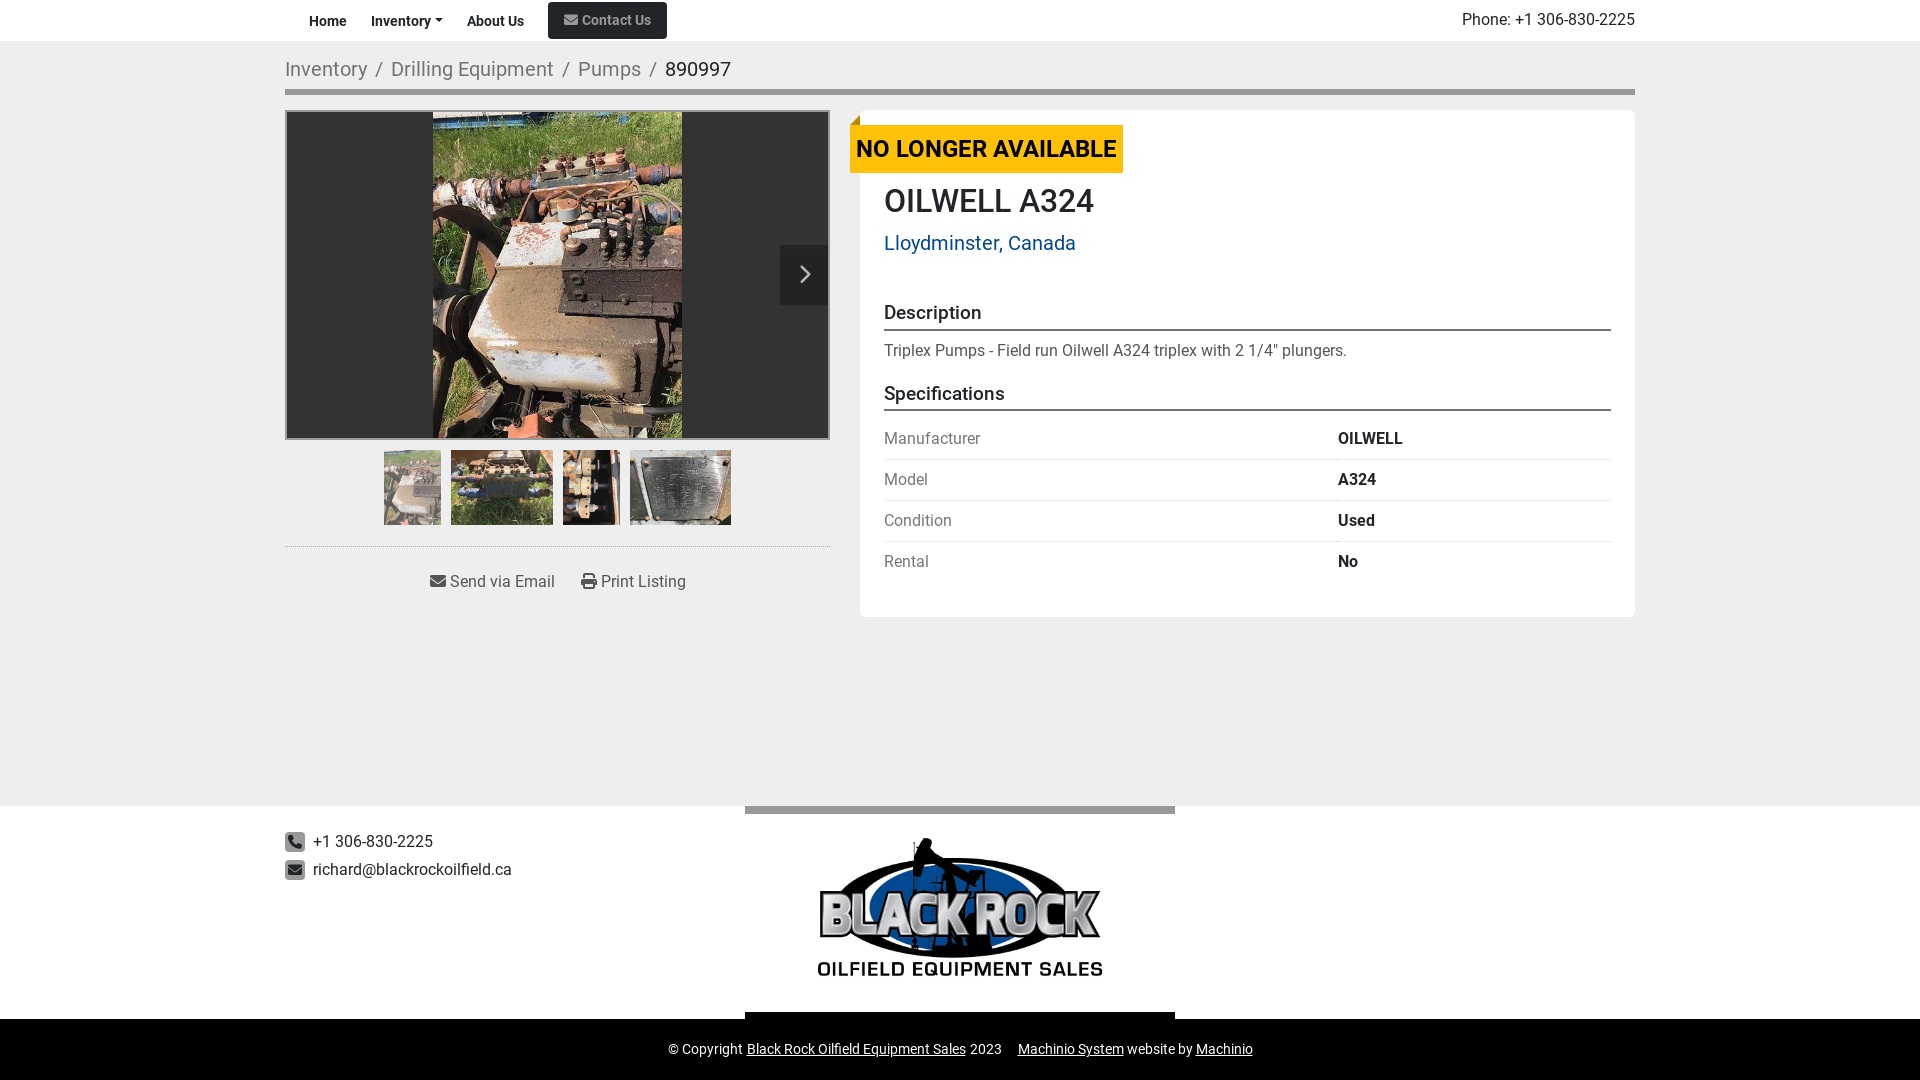  What do you see at coordinates (326, 68) in the screenshot?
I see `'Inventory'` at bounding box center [326, 68].